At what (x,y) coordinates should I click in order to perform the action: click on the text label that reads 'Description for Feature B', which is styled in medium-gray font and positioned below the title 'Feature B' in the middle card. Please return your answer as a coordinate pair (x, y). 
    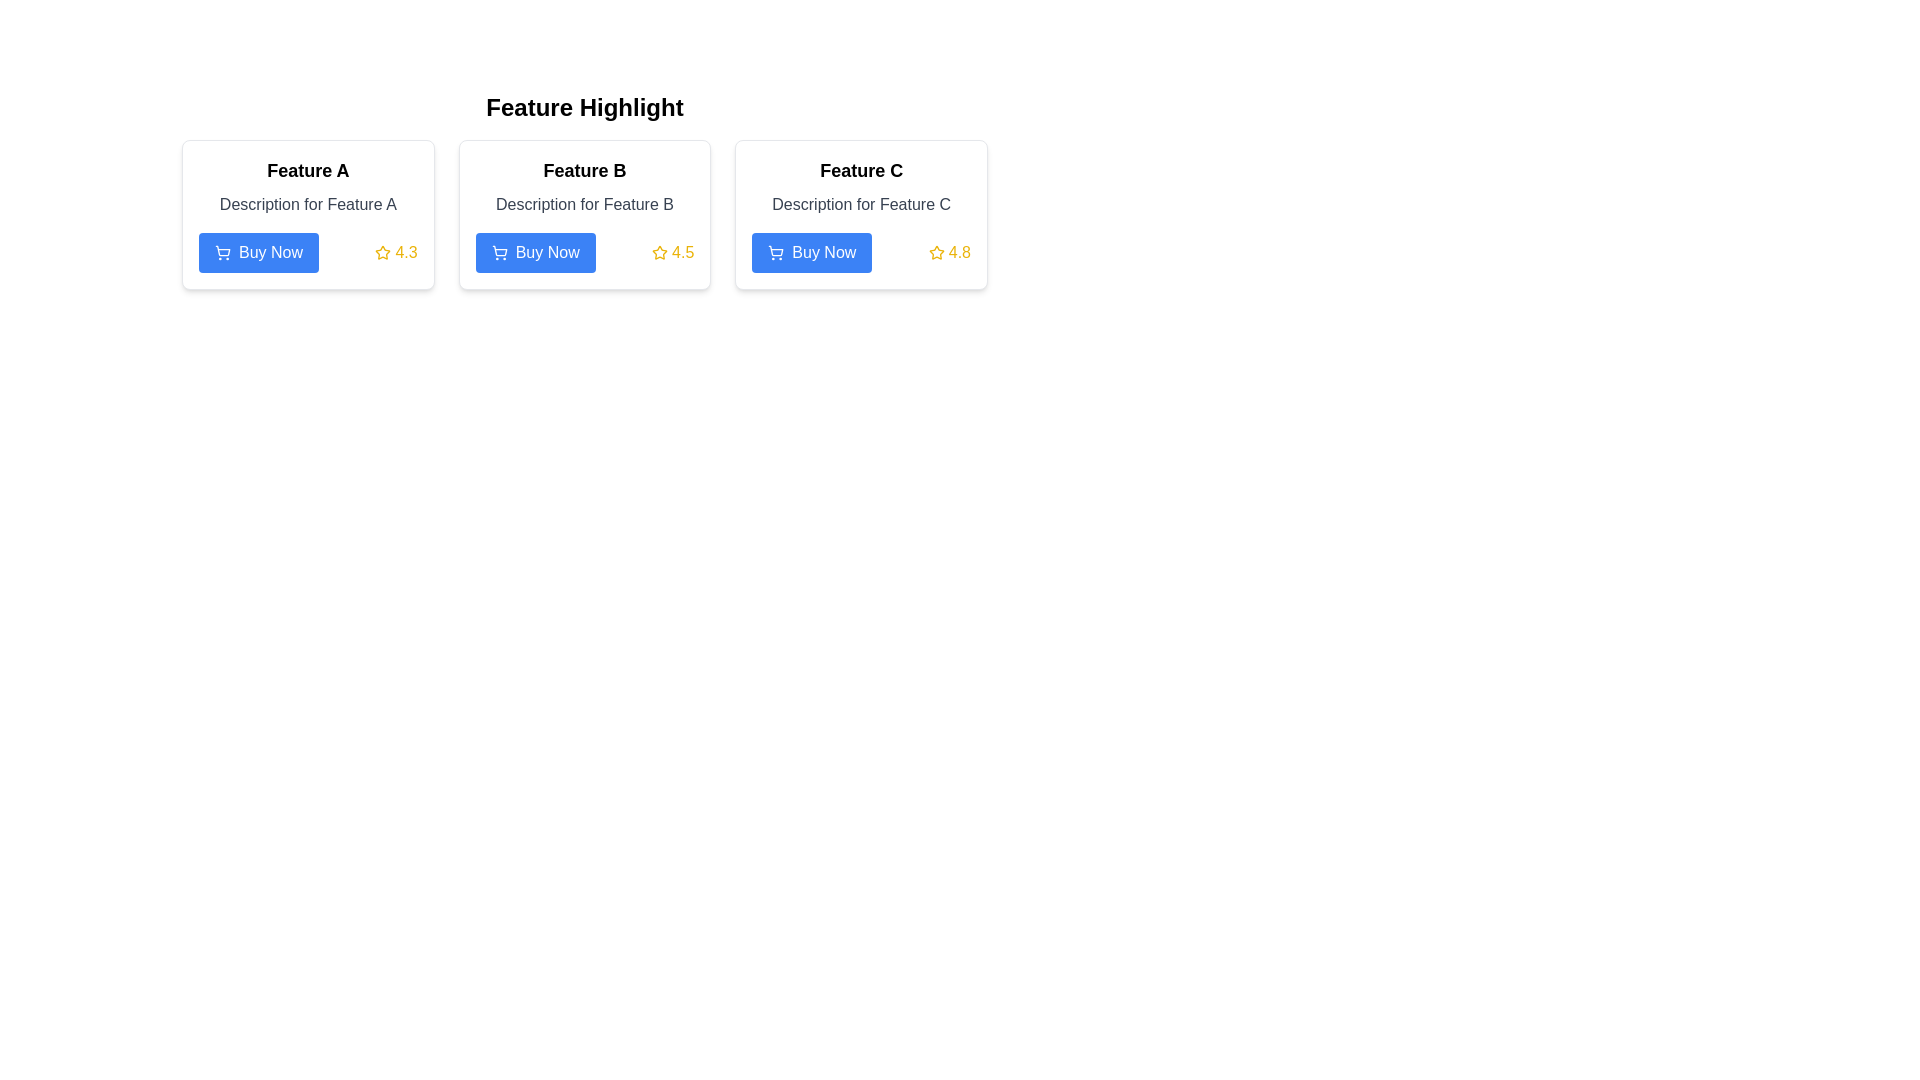
    Looking at the image, I should click on (584, 204).